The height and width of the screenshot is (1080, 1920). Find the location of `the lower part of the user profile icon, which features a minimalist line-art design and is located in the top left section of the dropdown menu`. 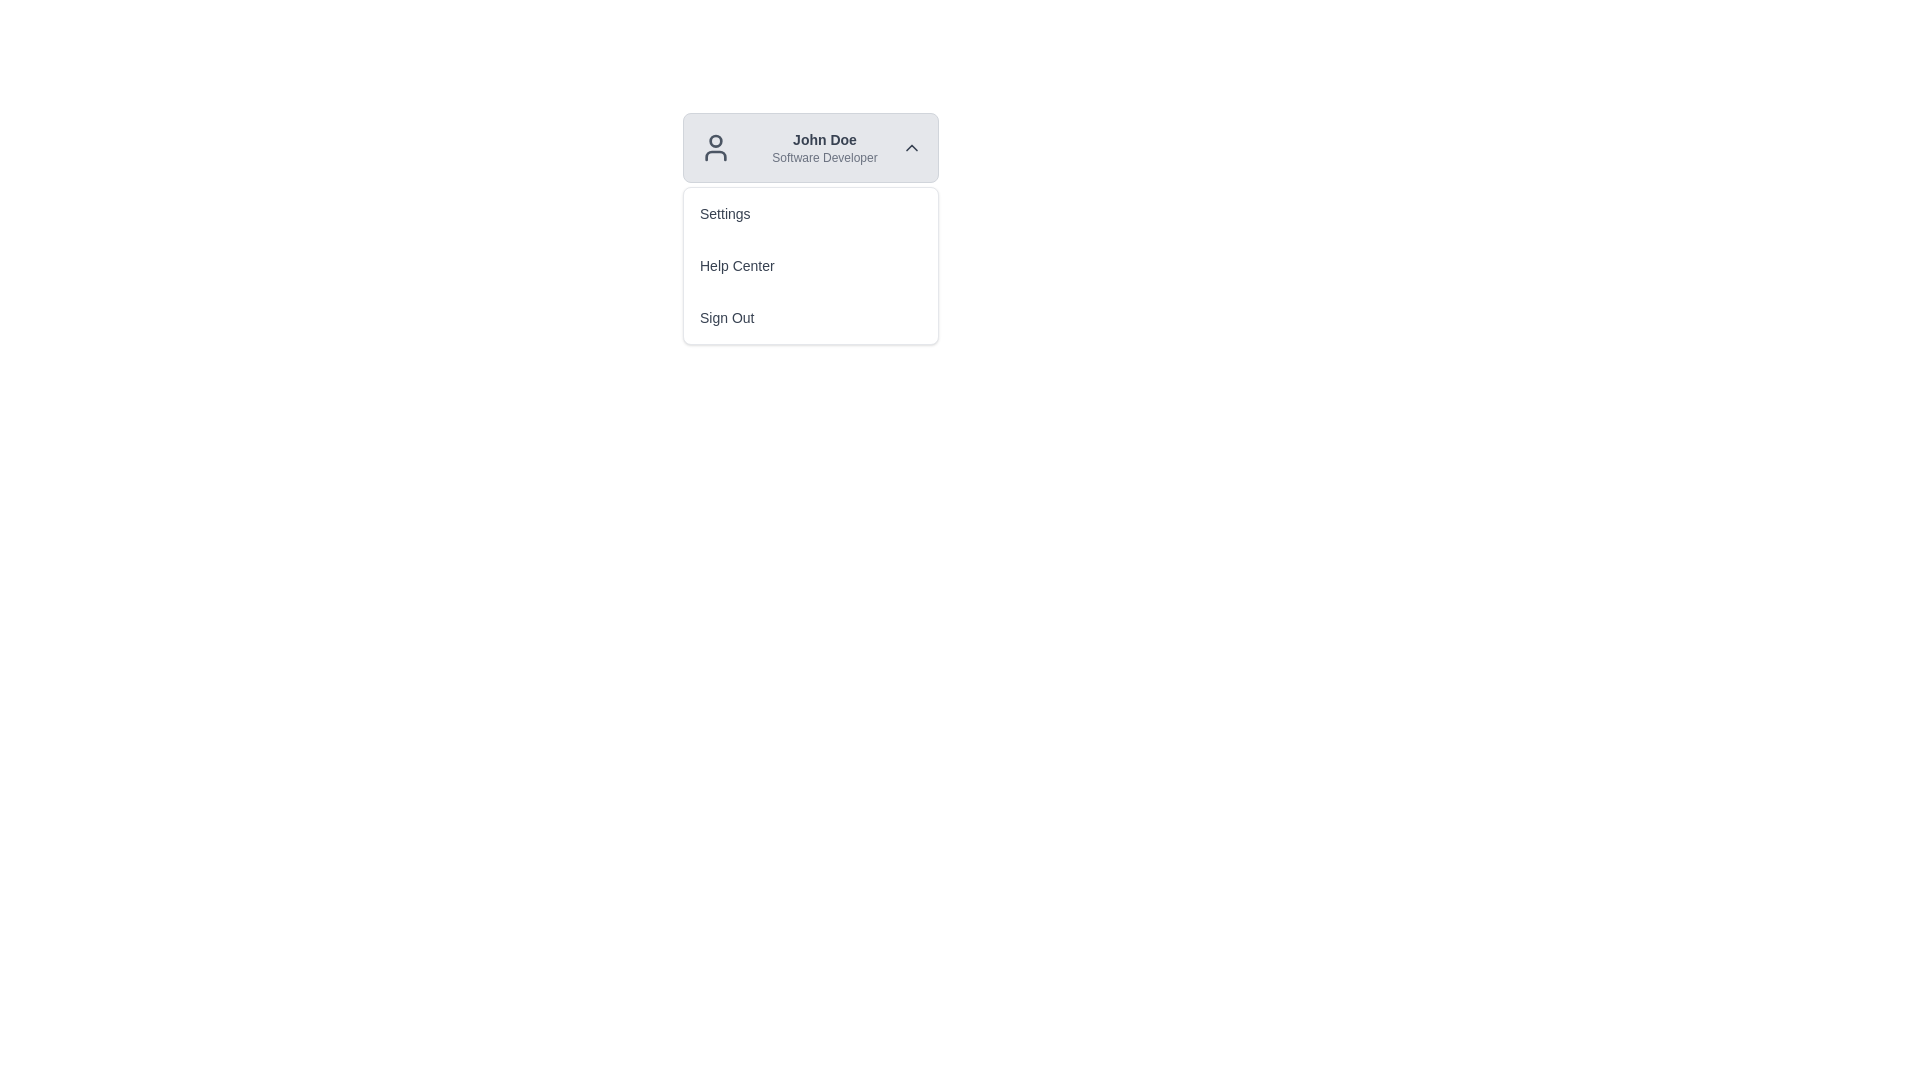

the lower part of the user profile icon, which features a minimalist line-art design and is located in the top left section of the dropdown menu is located at coordinates (715, 154).